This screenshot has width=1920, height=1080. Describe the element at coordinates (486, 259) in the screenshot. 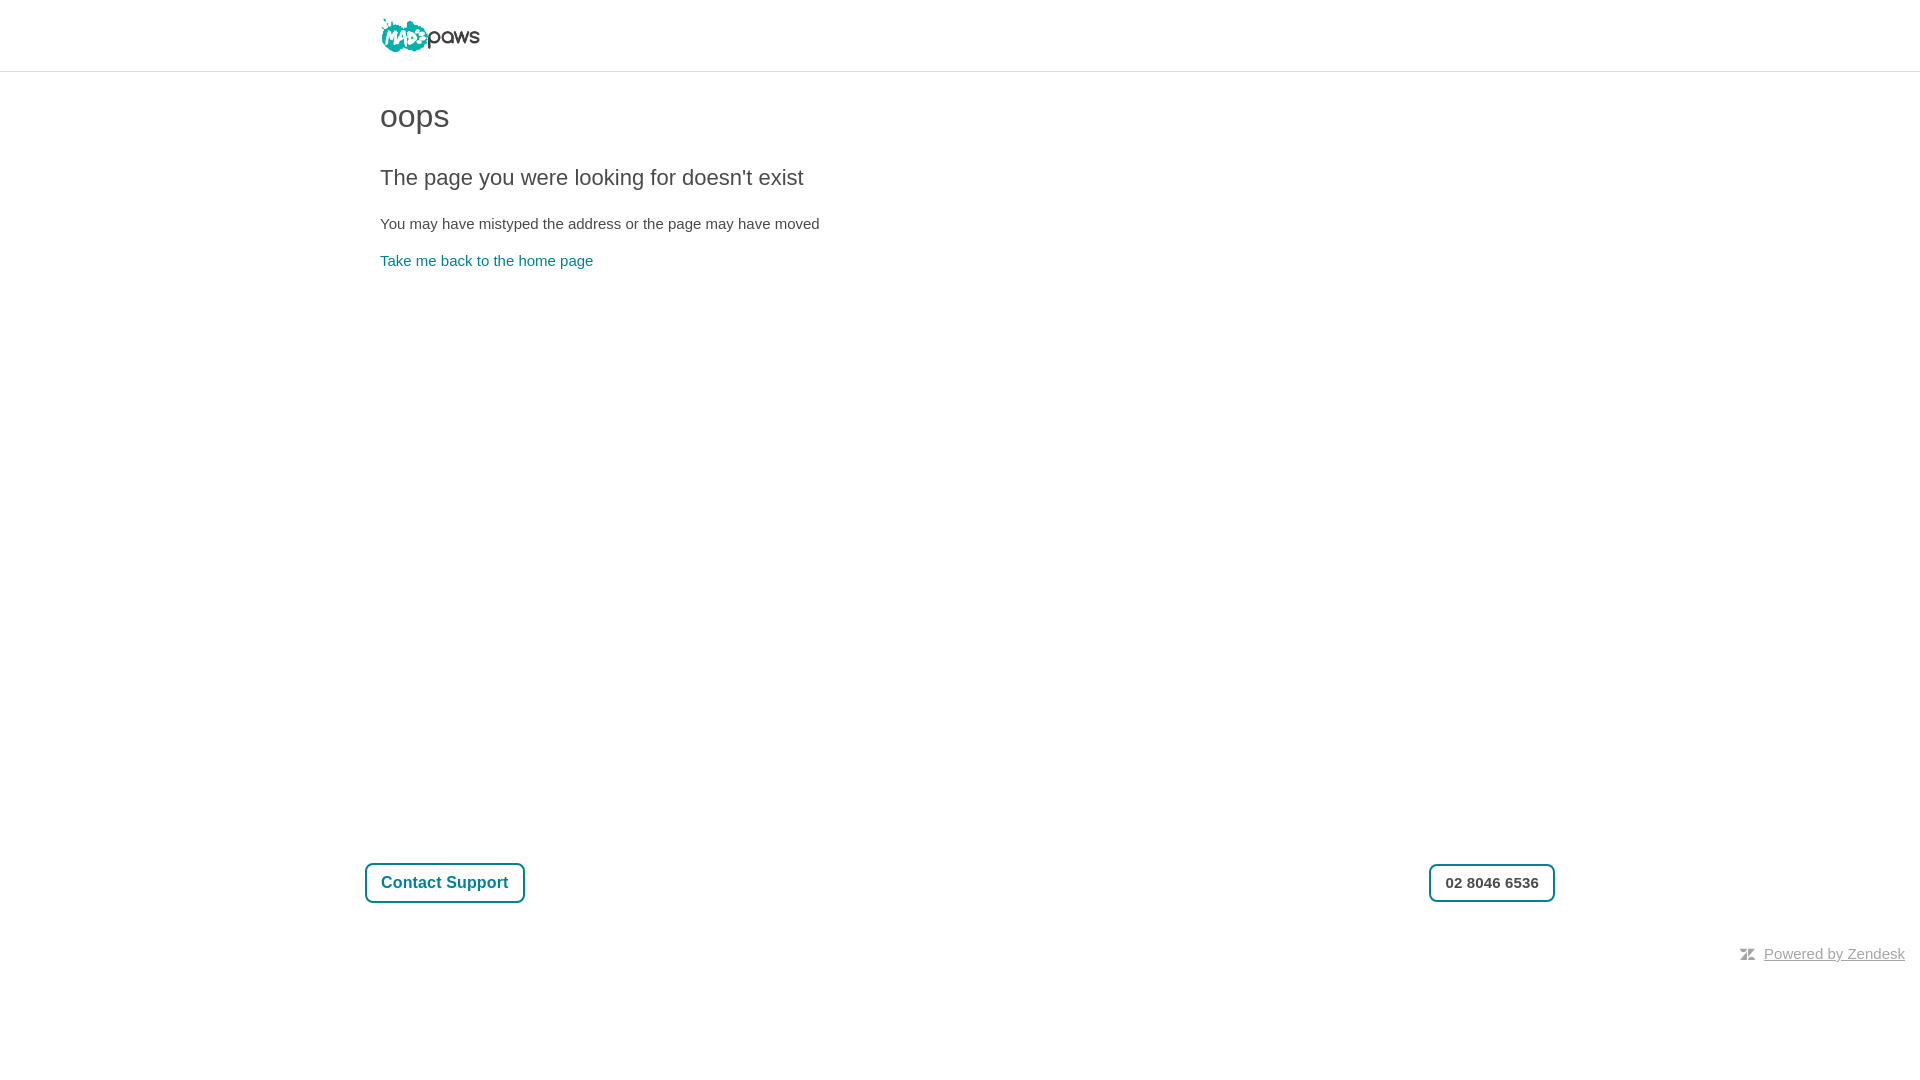

I see `'Take me back to the home page'` at that location.